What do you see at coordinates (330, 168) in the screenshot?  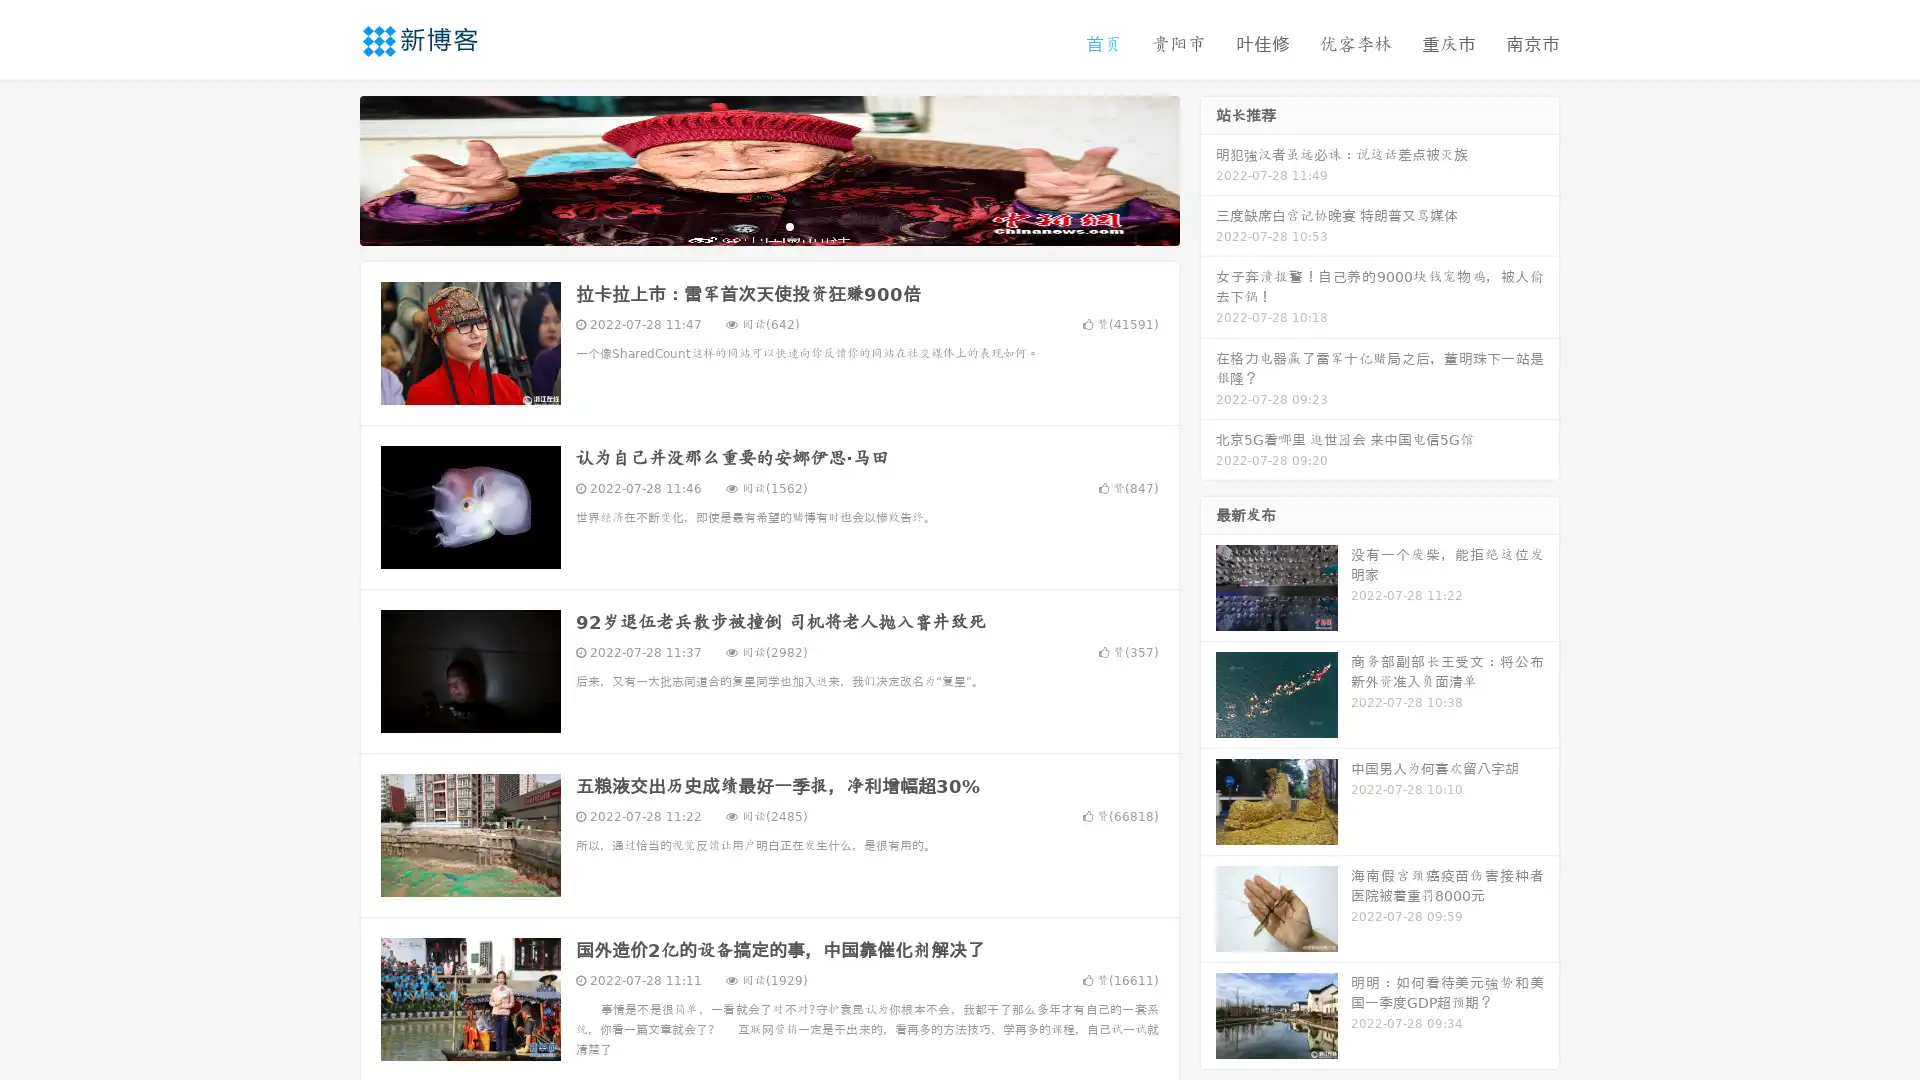 I see `Previous slide` at bounding box center [330, 168].